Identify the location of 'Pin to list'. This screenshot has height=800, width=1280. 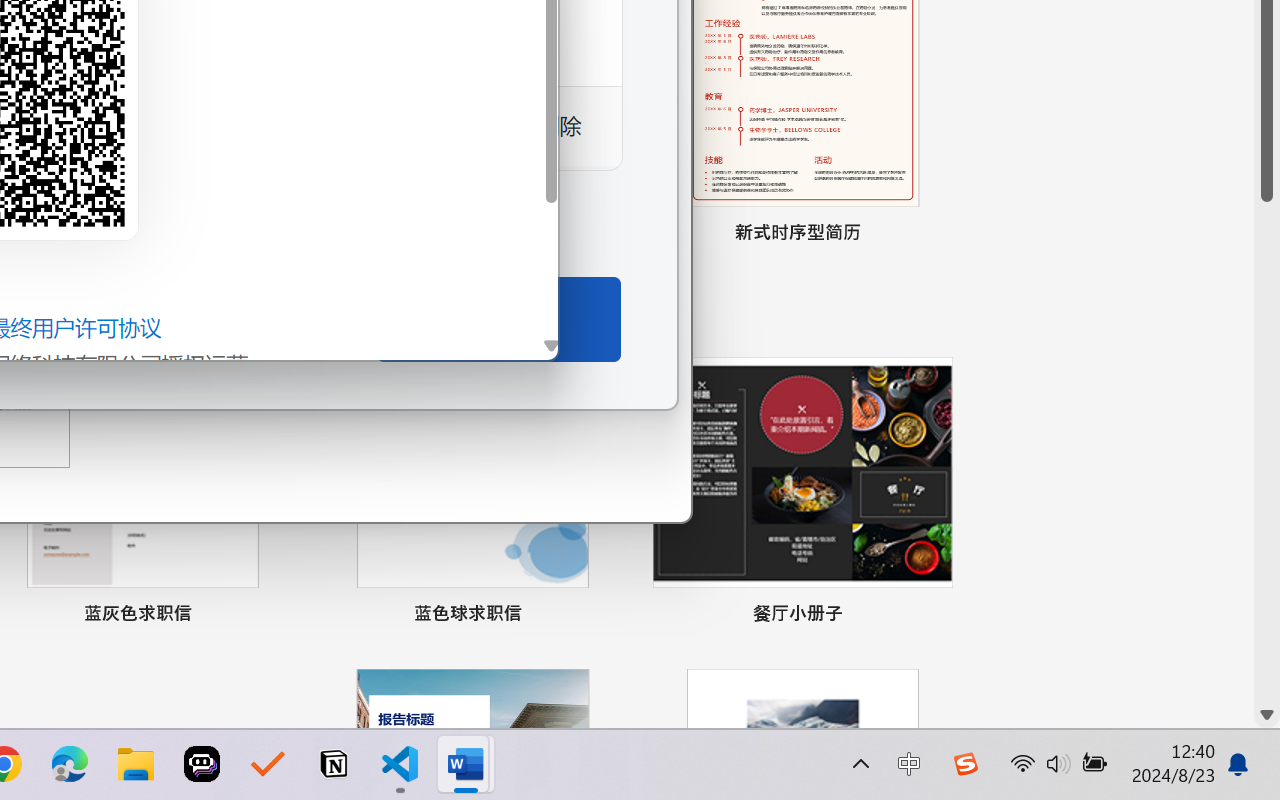
(933, 616).